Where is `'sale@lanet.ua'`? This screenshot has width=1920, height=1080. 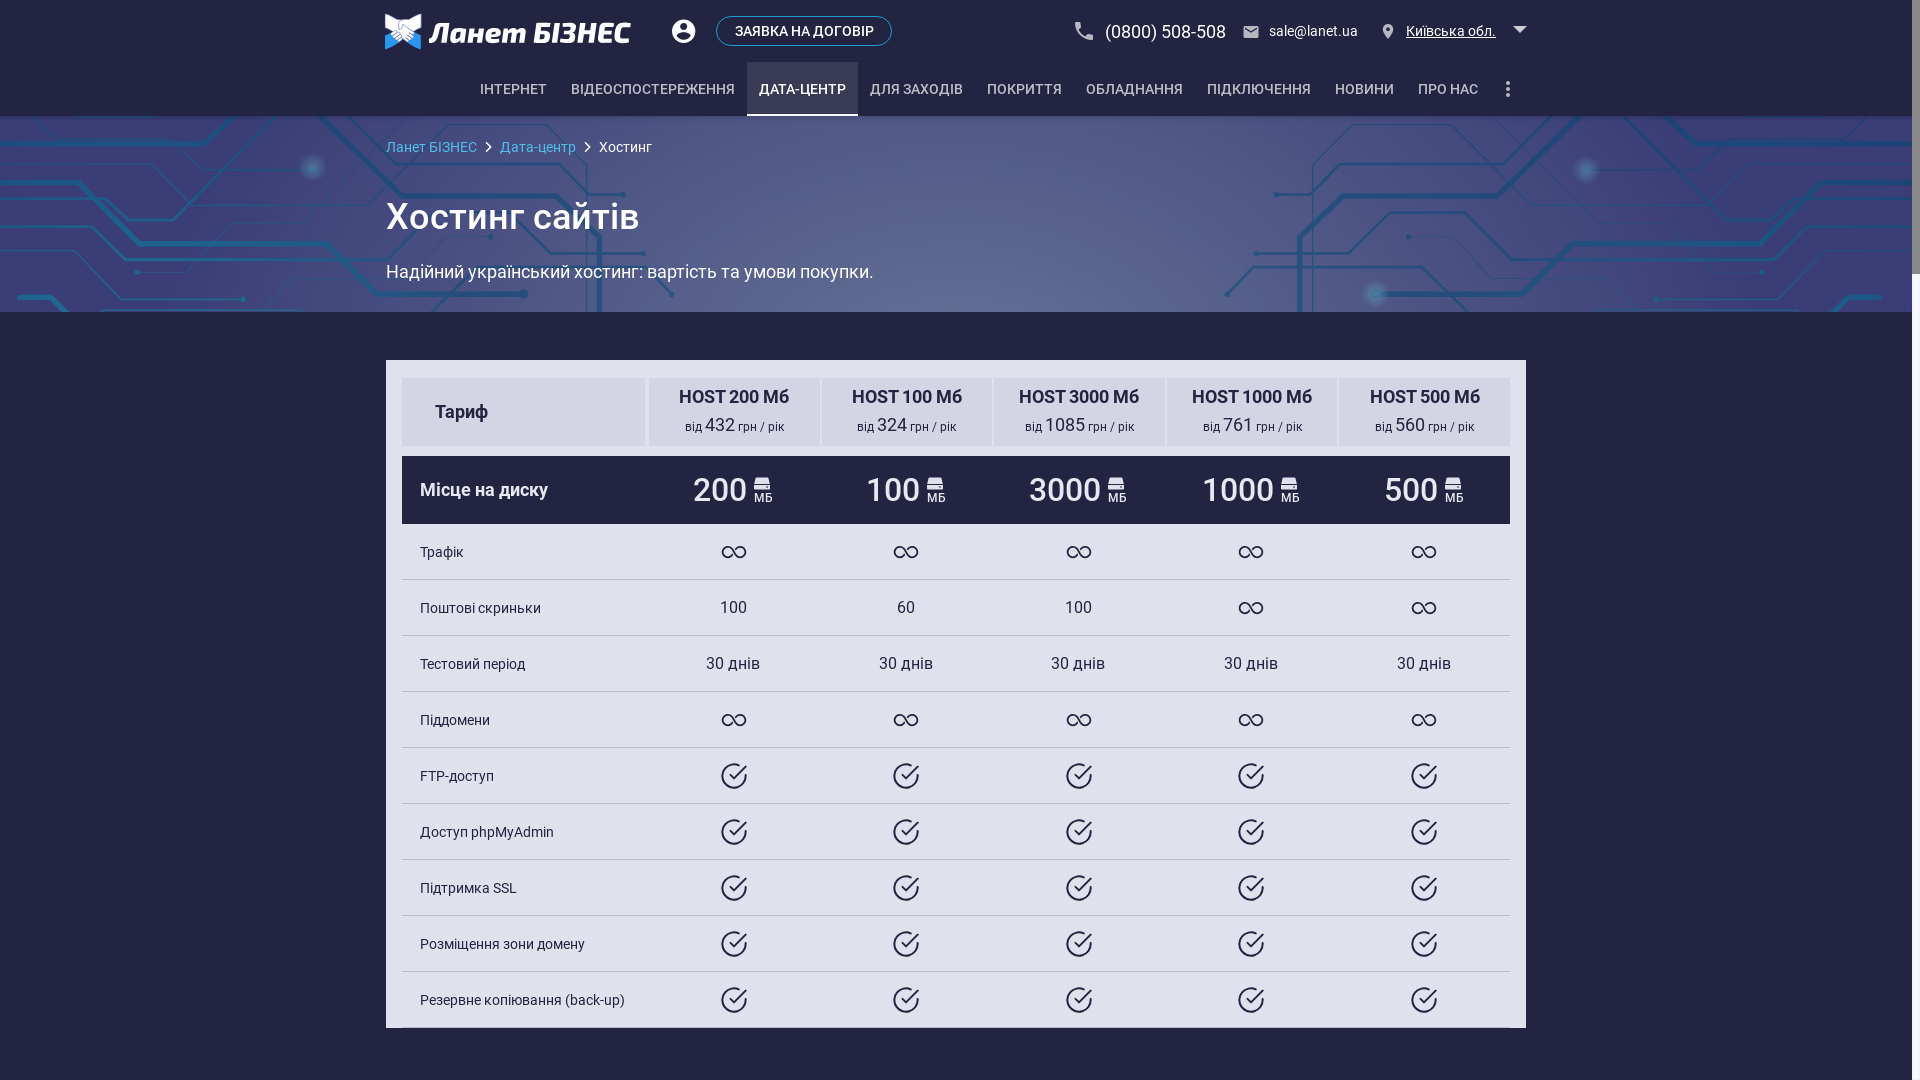
'sale@lanet.ua' is located at coordinates (1235, 30).